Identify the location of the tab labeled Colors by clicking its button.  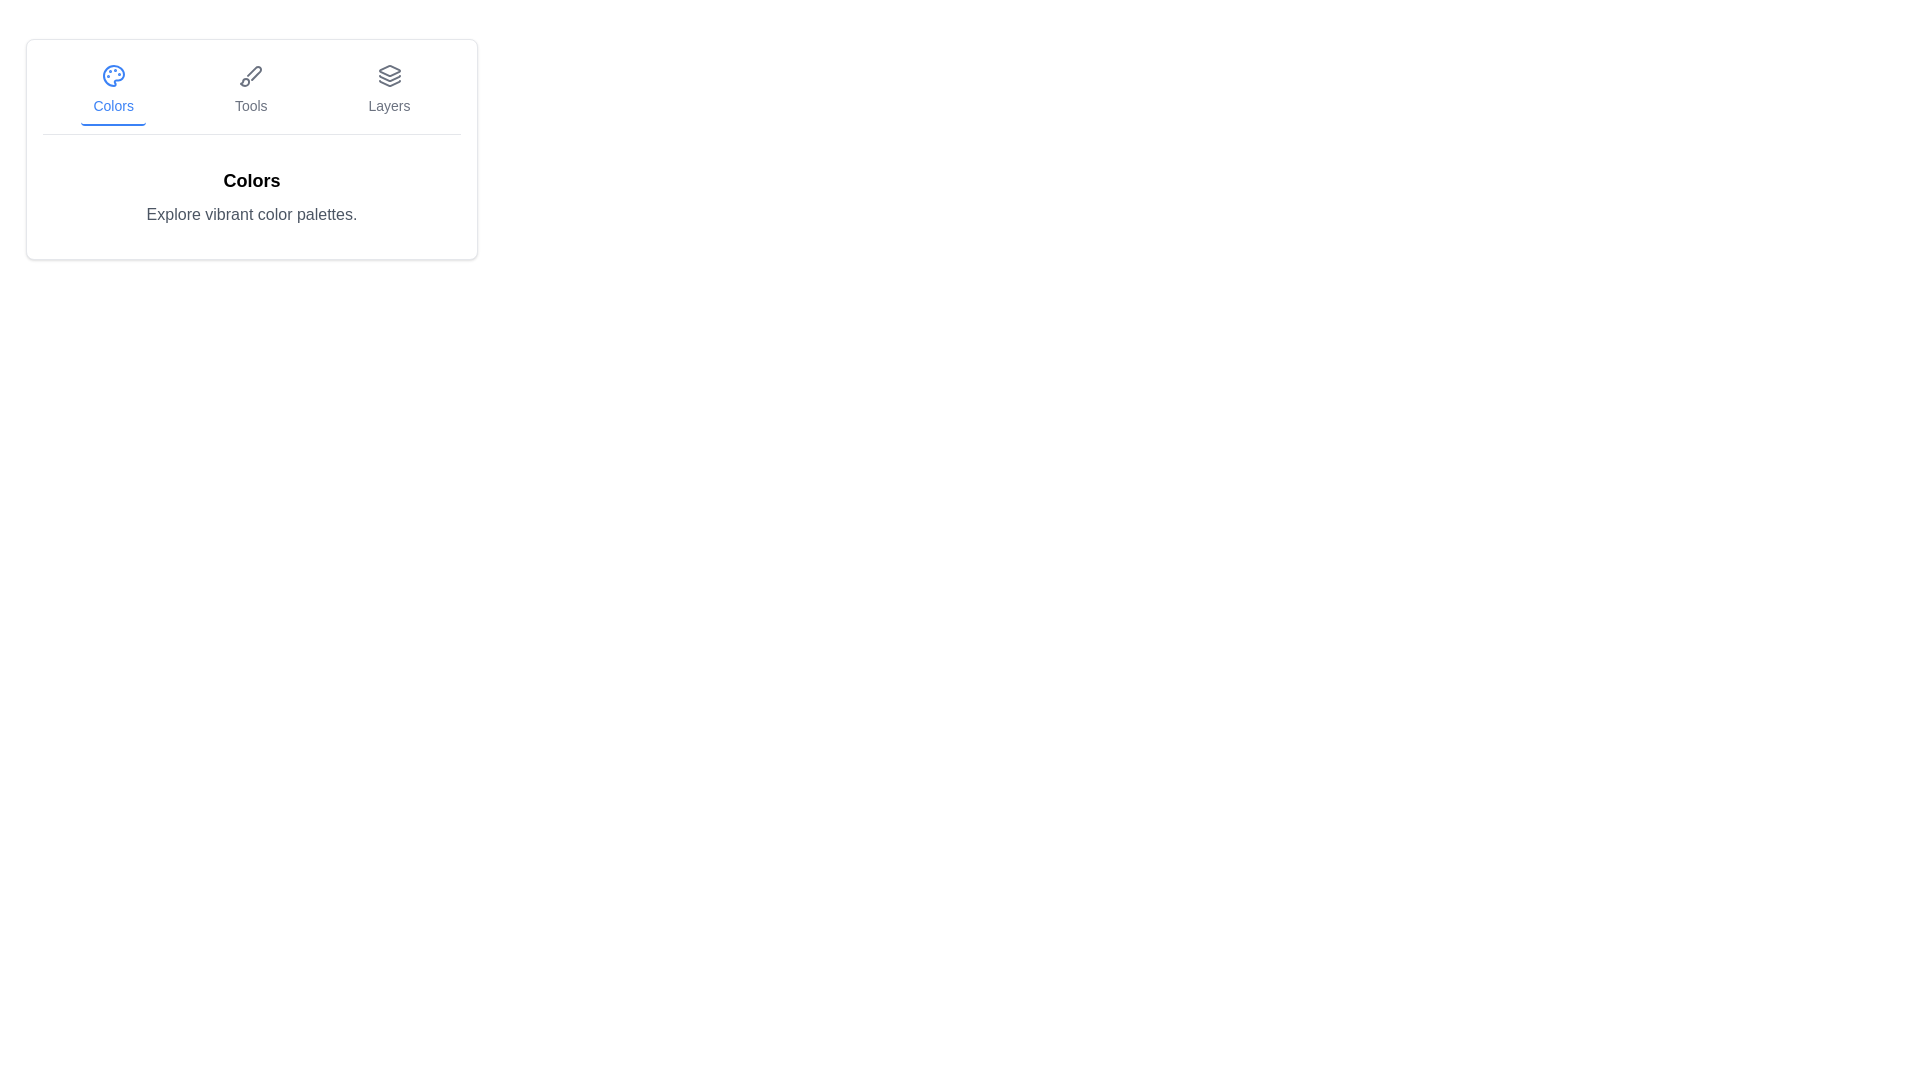
(112, 91).